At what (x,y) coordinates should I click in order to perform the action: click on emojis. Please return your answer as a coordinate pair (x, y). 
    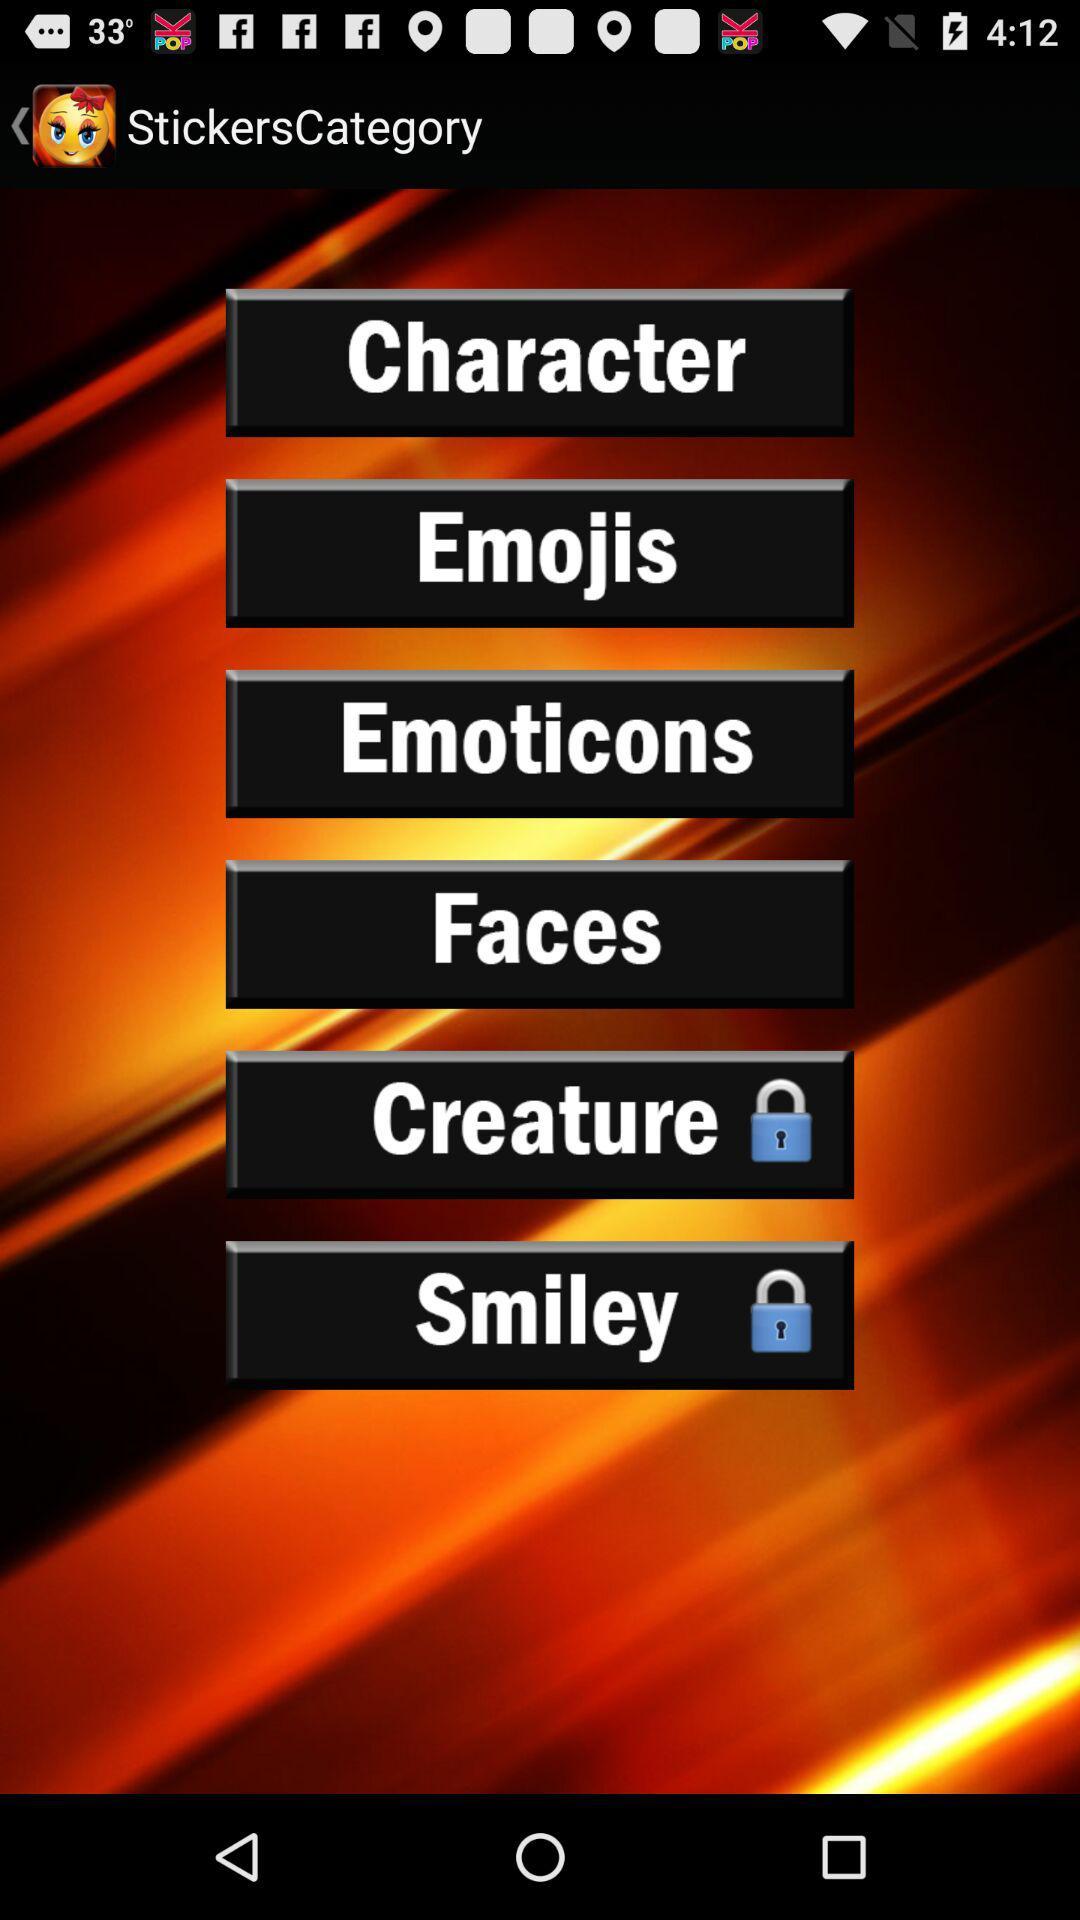
    Looking at the image, I should click on (540, 553).